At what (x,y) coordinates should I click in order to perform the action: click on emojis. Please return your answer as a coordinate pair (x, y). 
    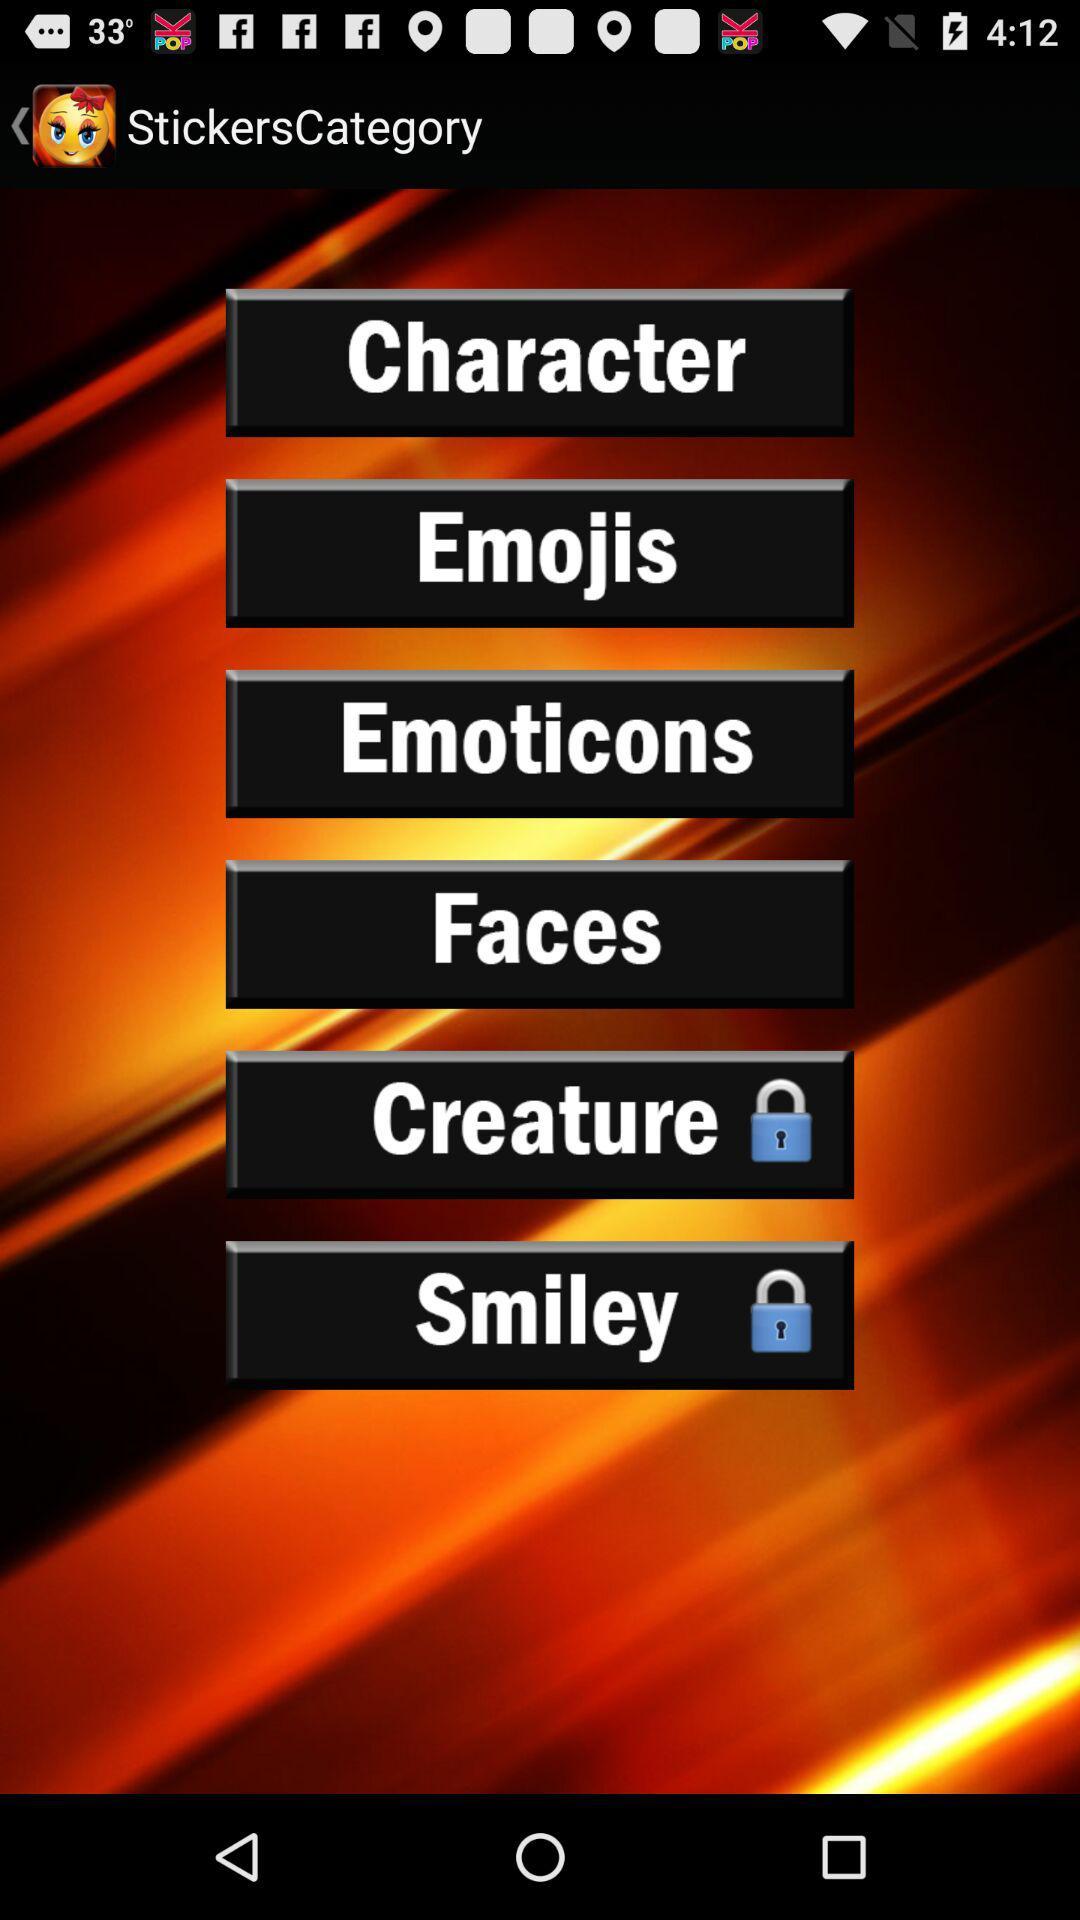
    Looking at the image, I should click on (540, 553).